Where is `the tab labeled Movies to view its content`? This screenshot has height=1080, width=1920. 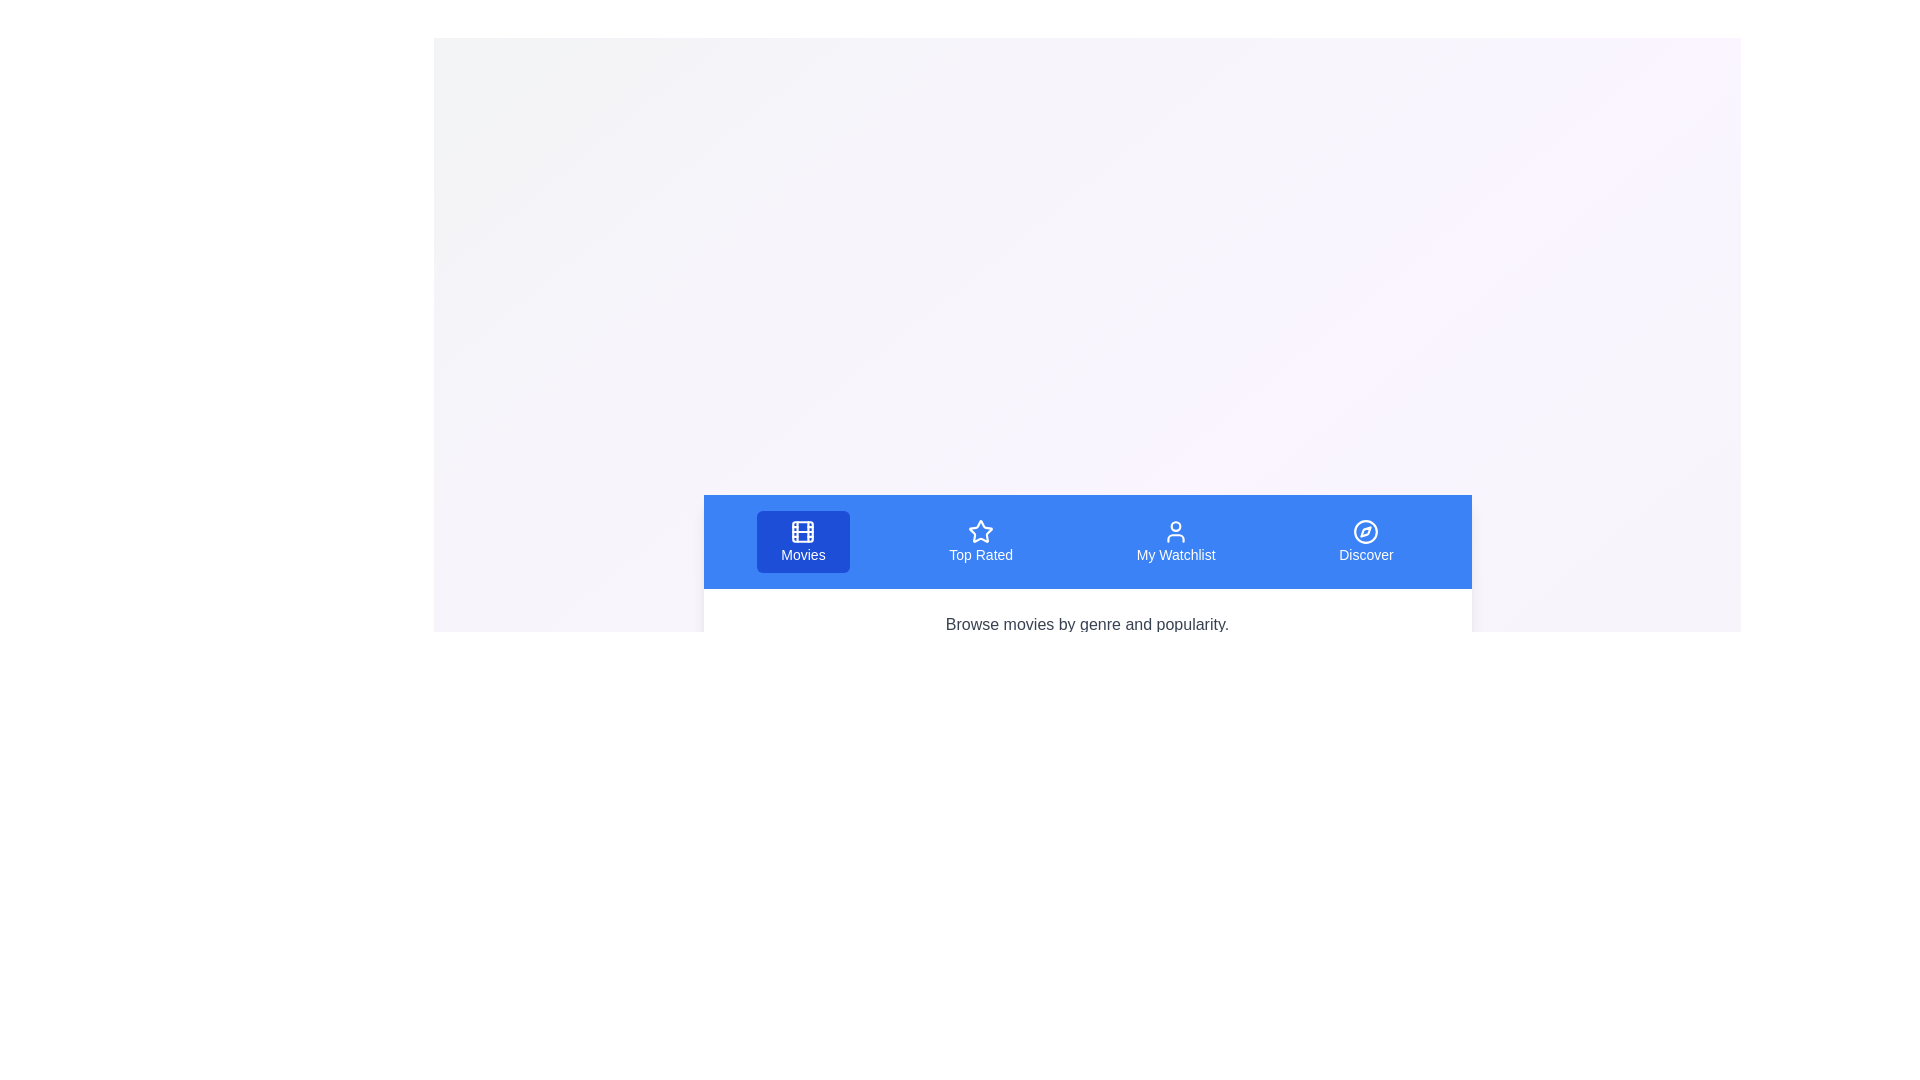 the tab labeled Movies to view its content is located at coordinates (803, 542).